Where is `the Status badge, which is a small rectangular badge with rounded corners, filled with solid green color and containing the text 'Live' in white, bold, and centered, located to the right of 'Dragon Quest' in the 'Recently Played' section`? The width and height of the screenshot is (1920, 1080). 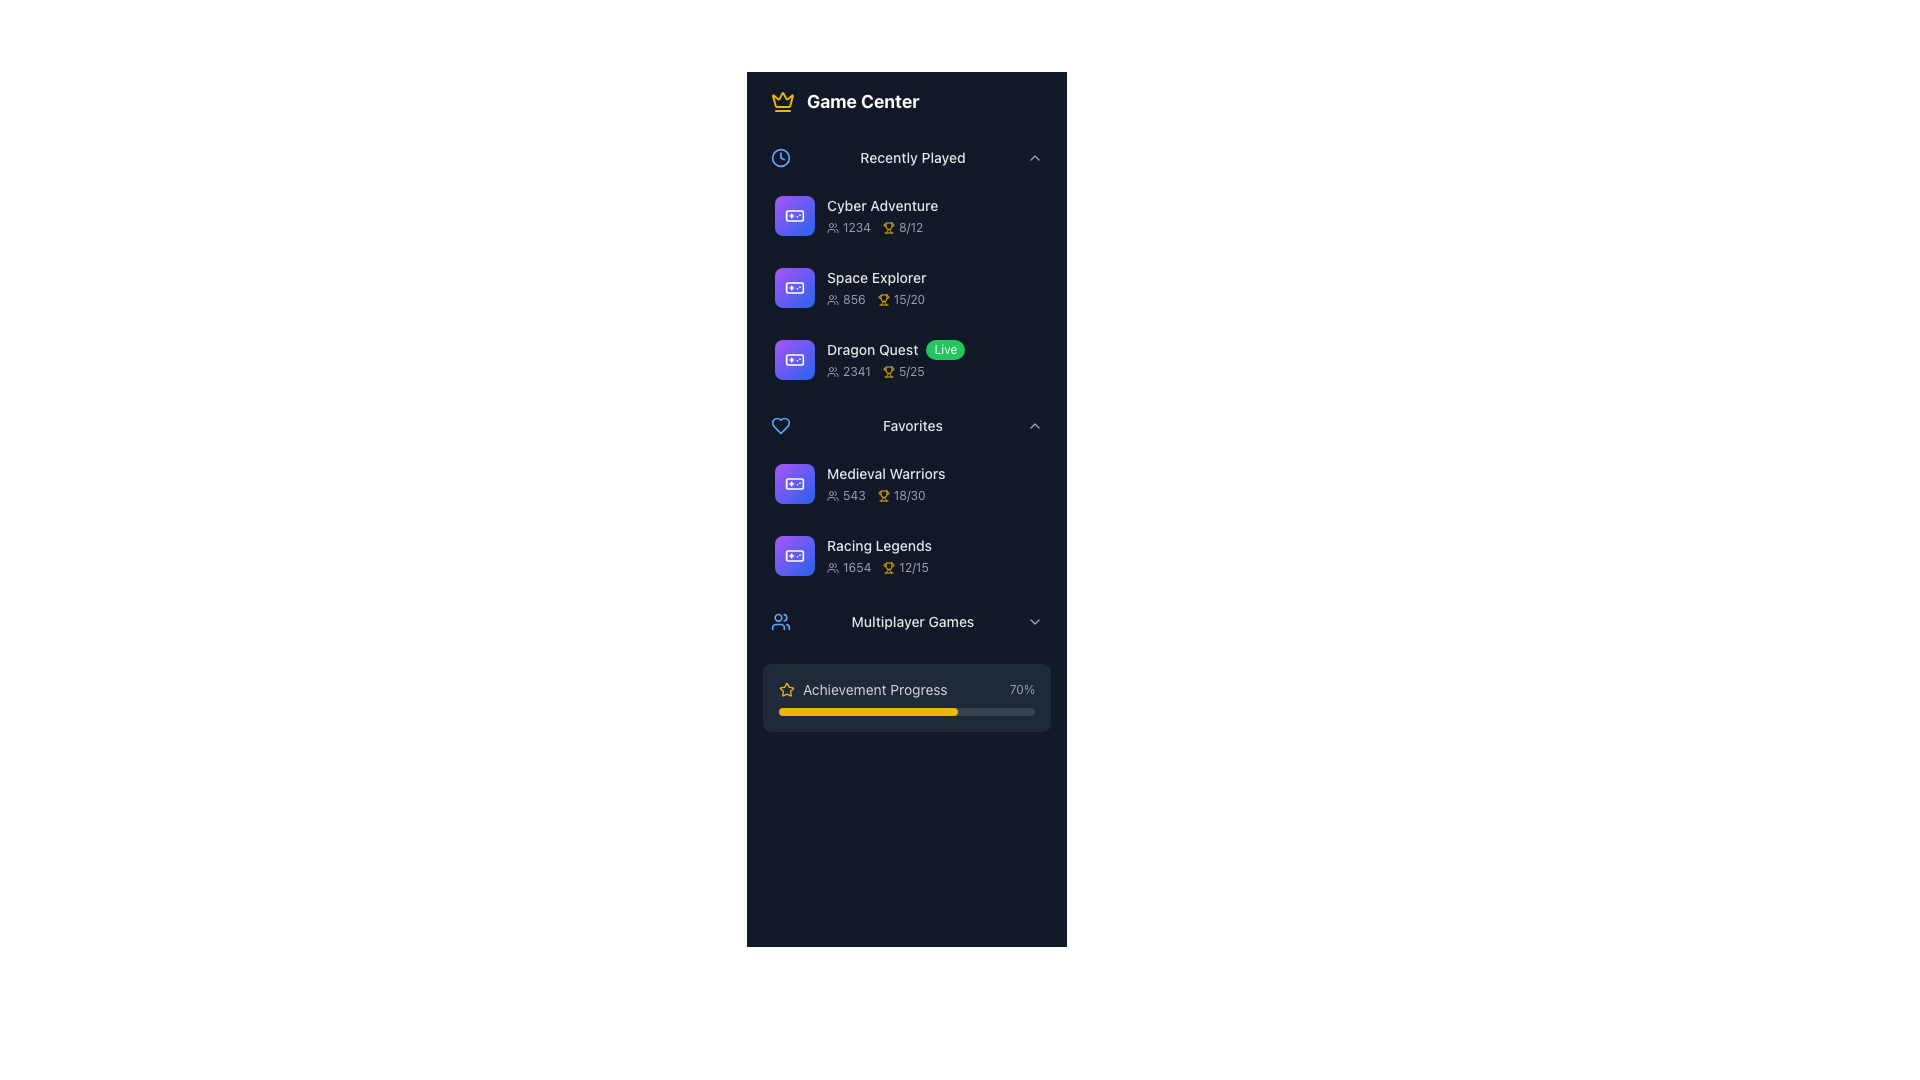 the Status badge, which is a small rectangular badge with rounded corners, filled with solid green color and containing the text 'Live' in white, bold, and centered, located to the right of 'Dragon Quest' in the 'Recently Played' section is located at coordinates (944, 349).